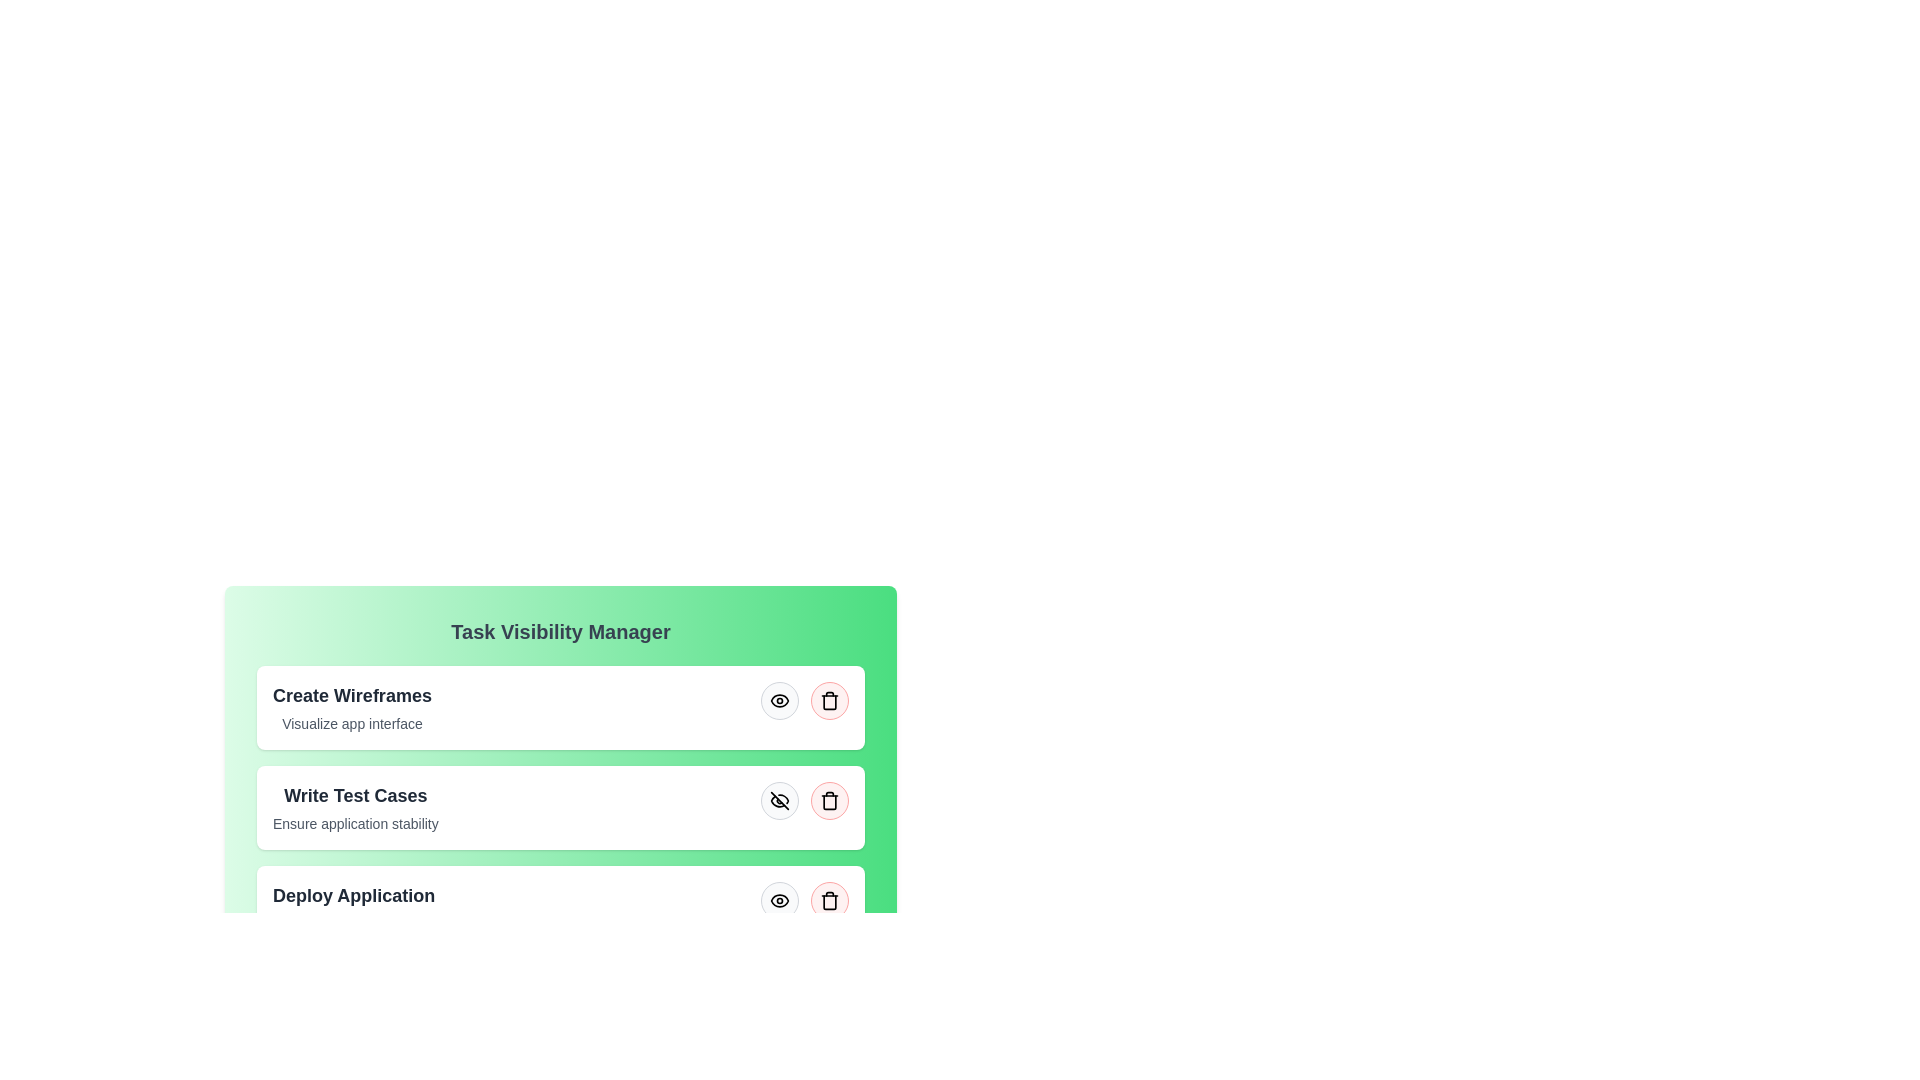 The height and width of the screenshot is (1080, 1920). What do you see at coordinates (830, 800) in the screenshot?
I see `trash icon to remove the task with the title Write Test Cases` at bounding box center [830, 800].